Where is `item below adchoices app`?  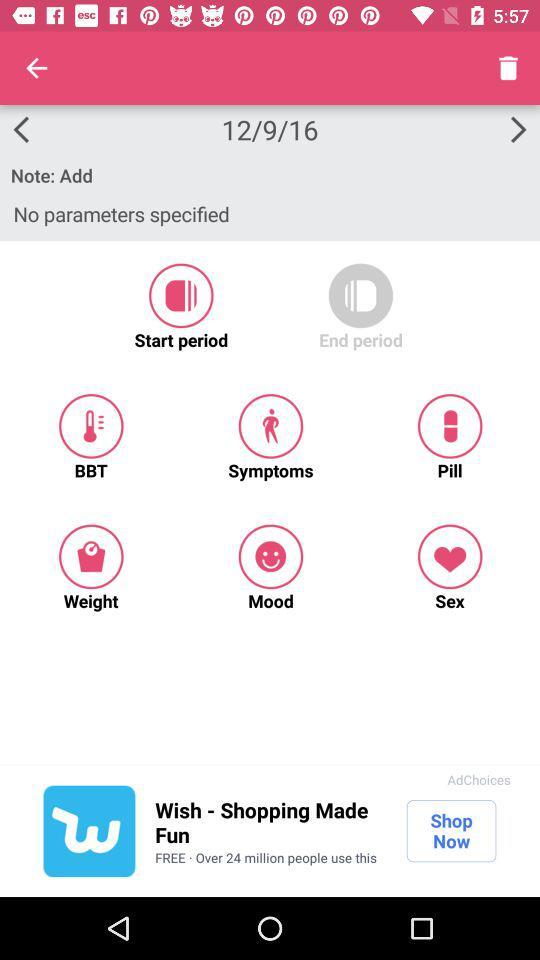
item below adchoices app is located at coordinates (451, 831).